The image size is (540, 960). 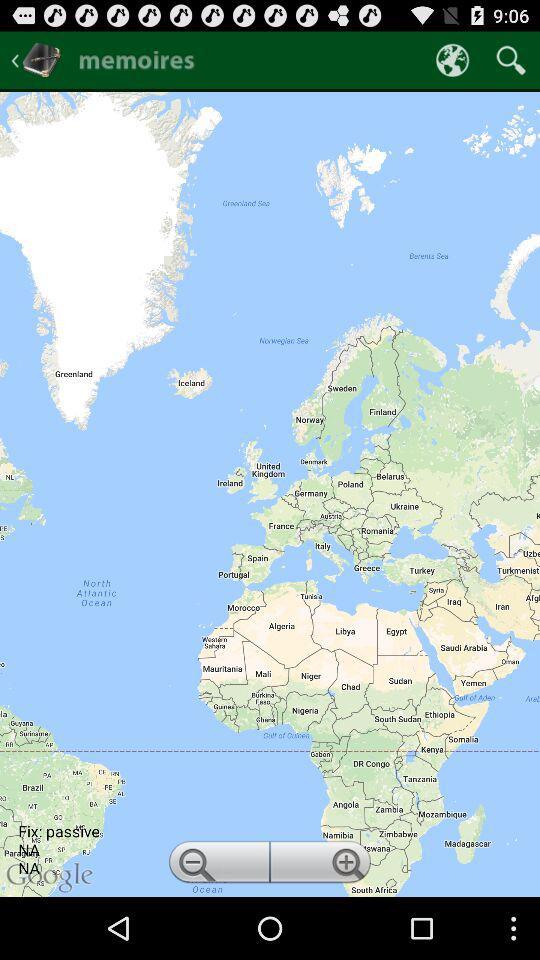 What do you see at coordinates (36, 64) in the screenshot?
I see `the arrow_backward icon` at bounding box center [36, 64].